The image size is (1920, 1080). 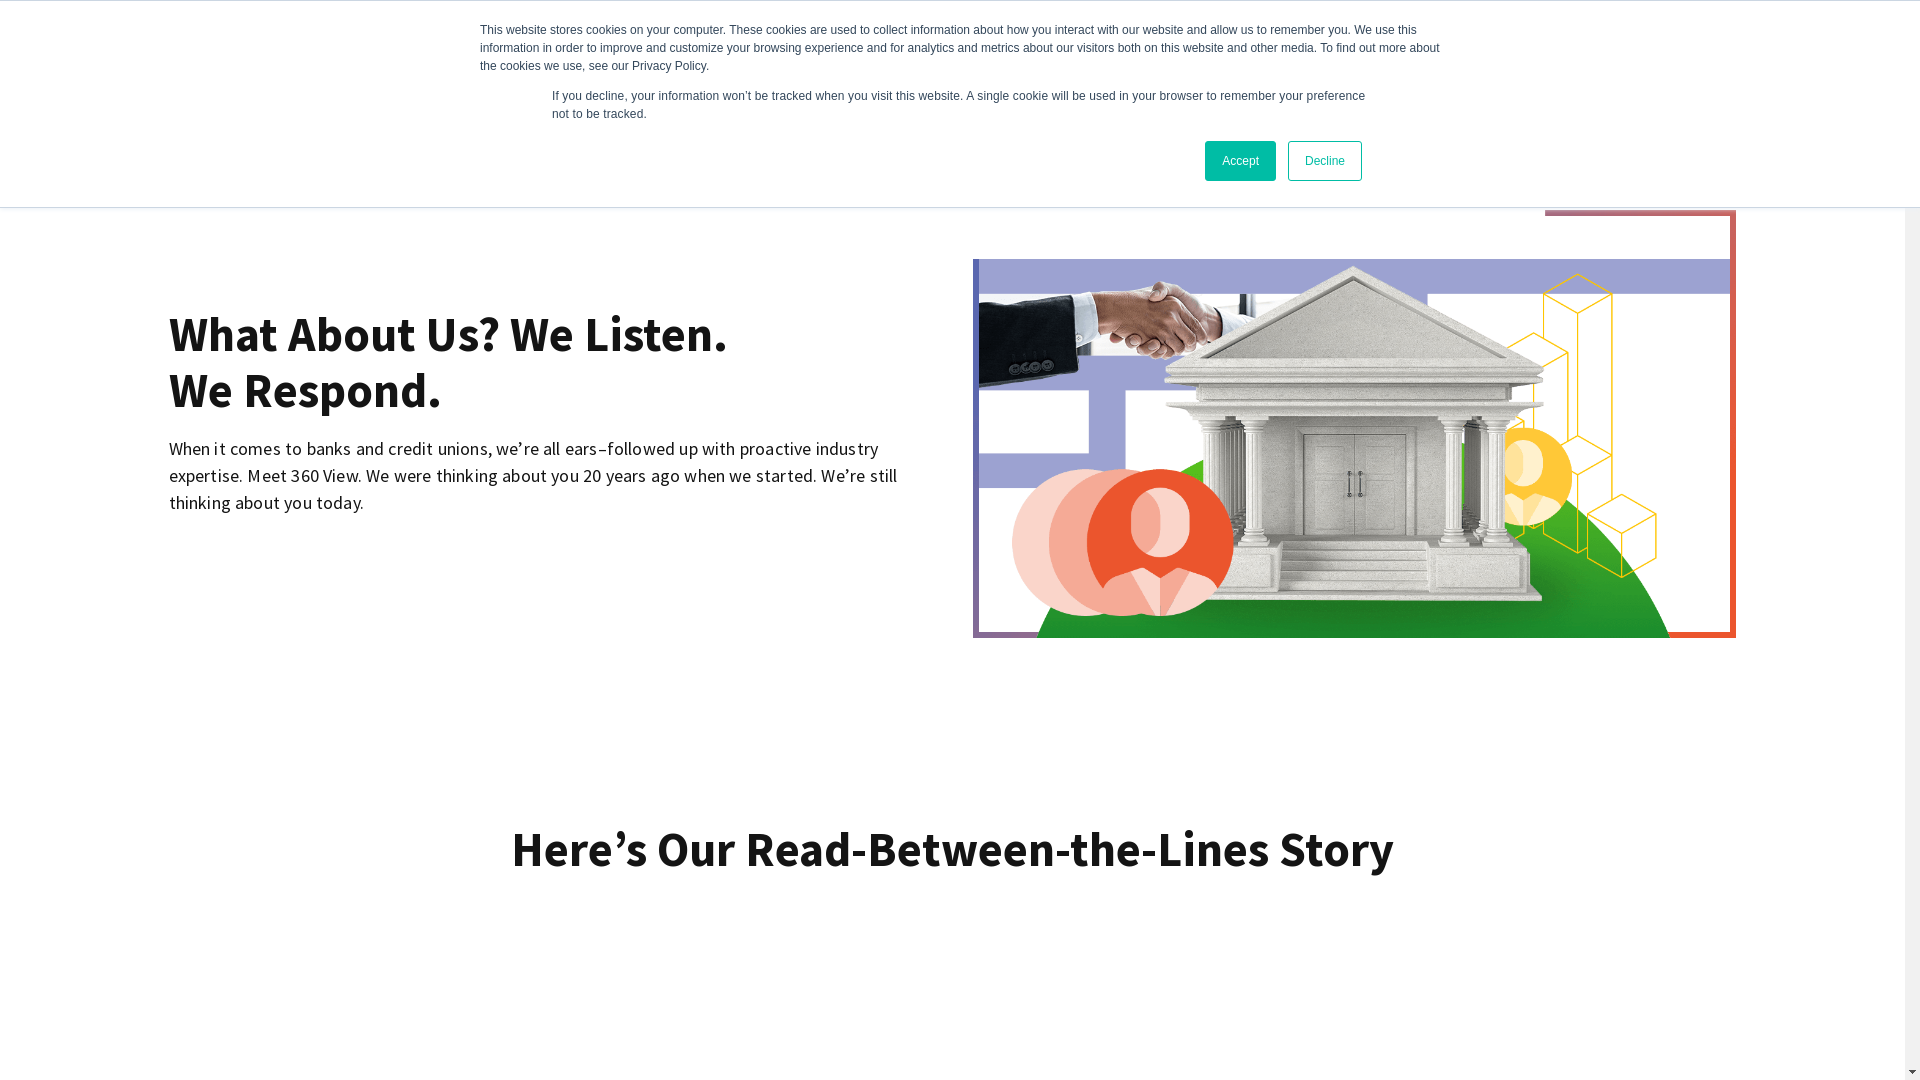 What do you see at coordinates (1239, 160) in the screenshot?
I see `'Accept'` at bounding box center [1239, 160].